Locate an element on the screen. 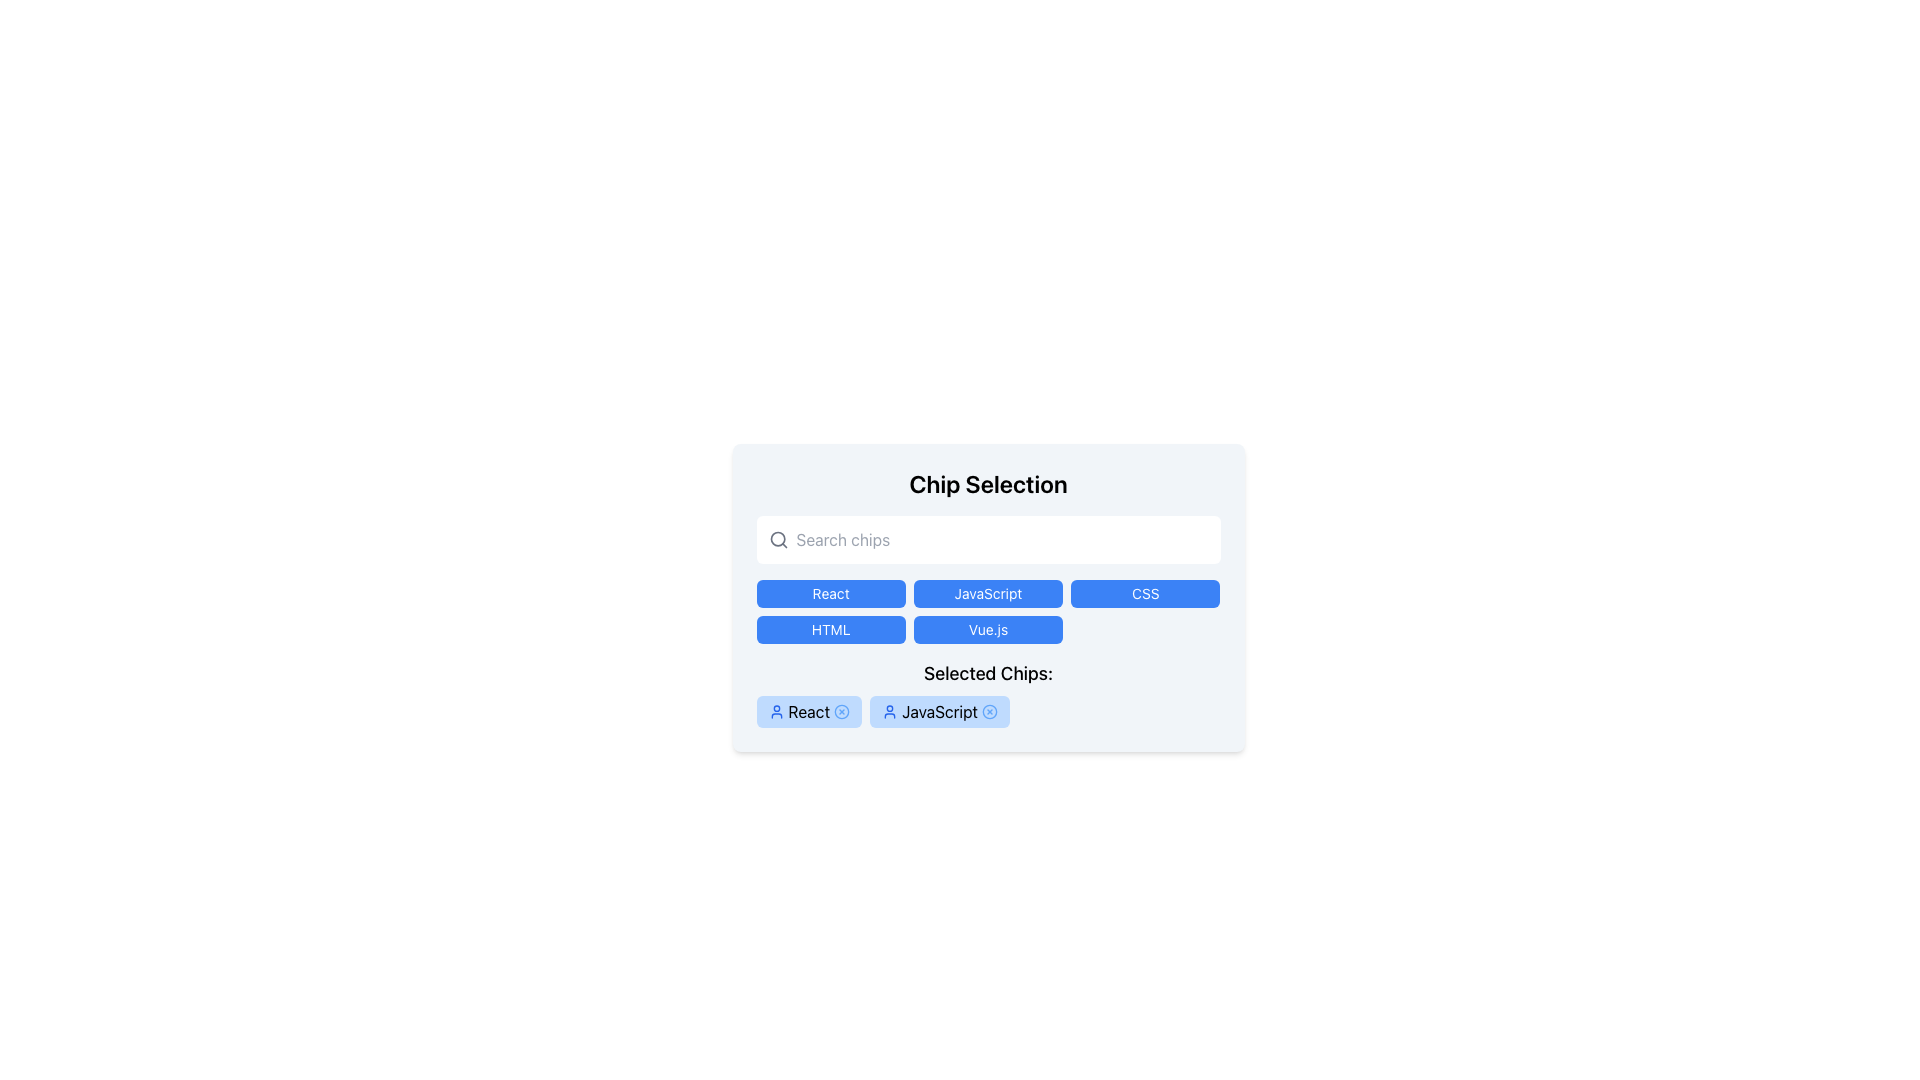  the Tag badge labeled 'React' is located at coordinates (809, 711).